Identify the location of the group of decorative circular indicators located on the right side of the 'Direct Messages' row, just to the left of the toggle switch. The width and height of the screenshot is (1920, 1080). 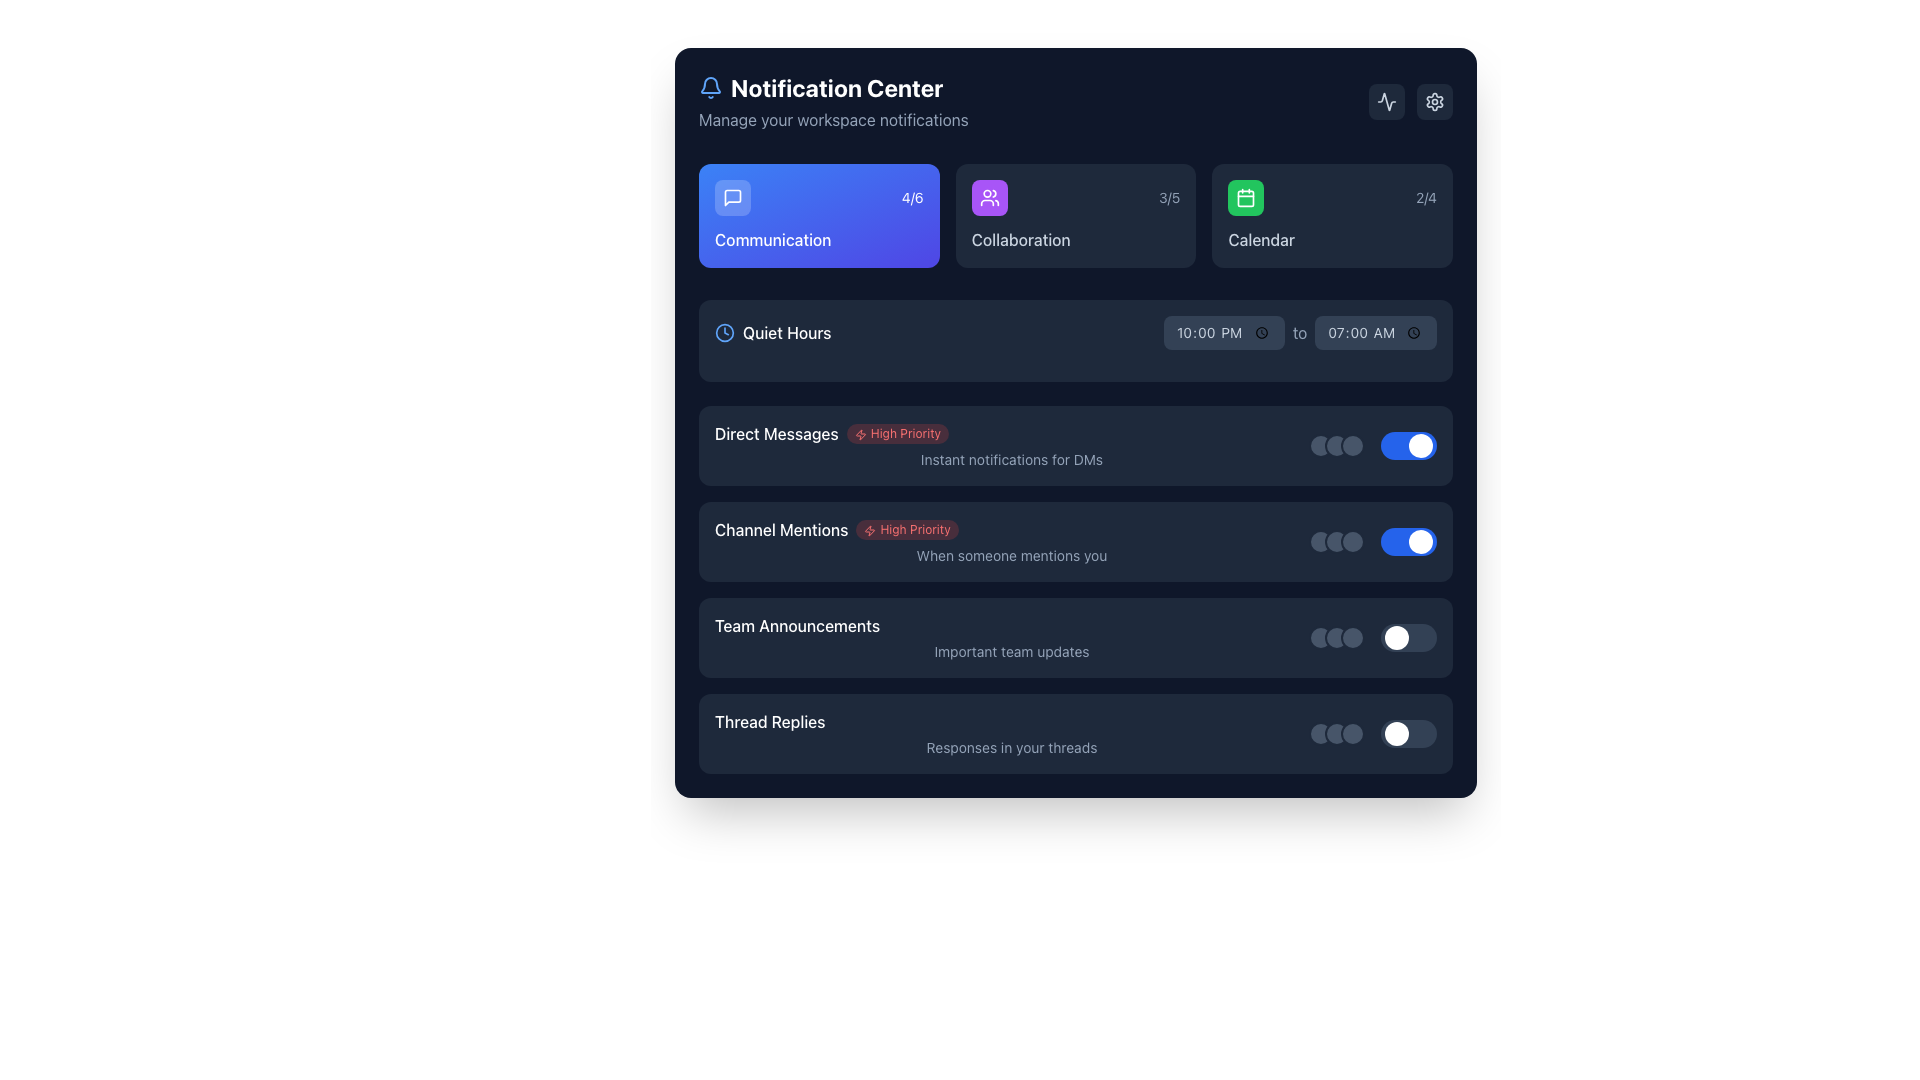
(1337, 445).